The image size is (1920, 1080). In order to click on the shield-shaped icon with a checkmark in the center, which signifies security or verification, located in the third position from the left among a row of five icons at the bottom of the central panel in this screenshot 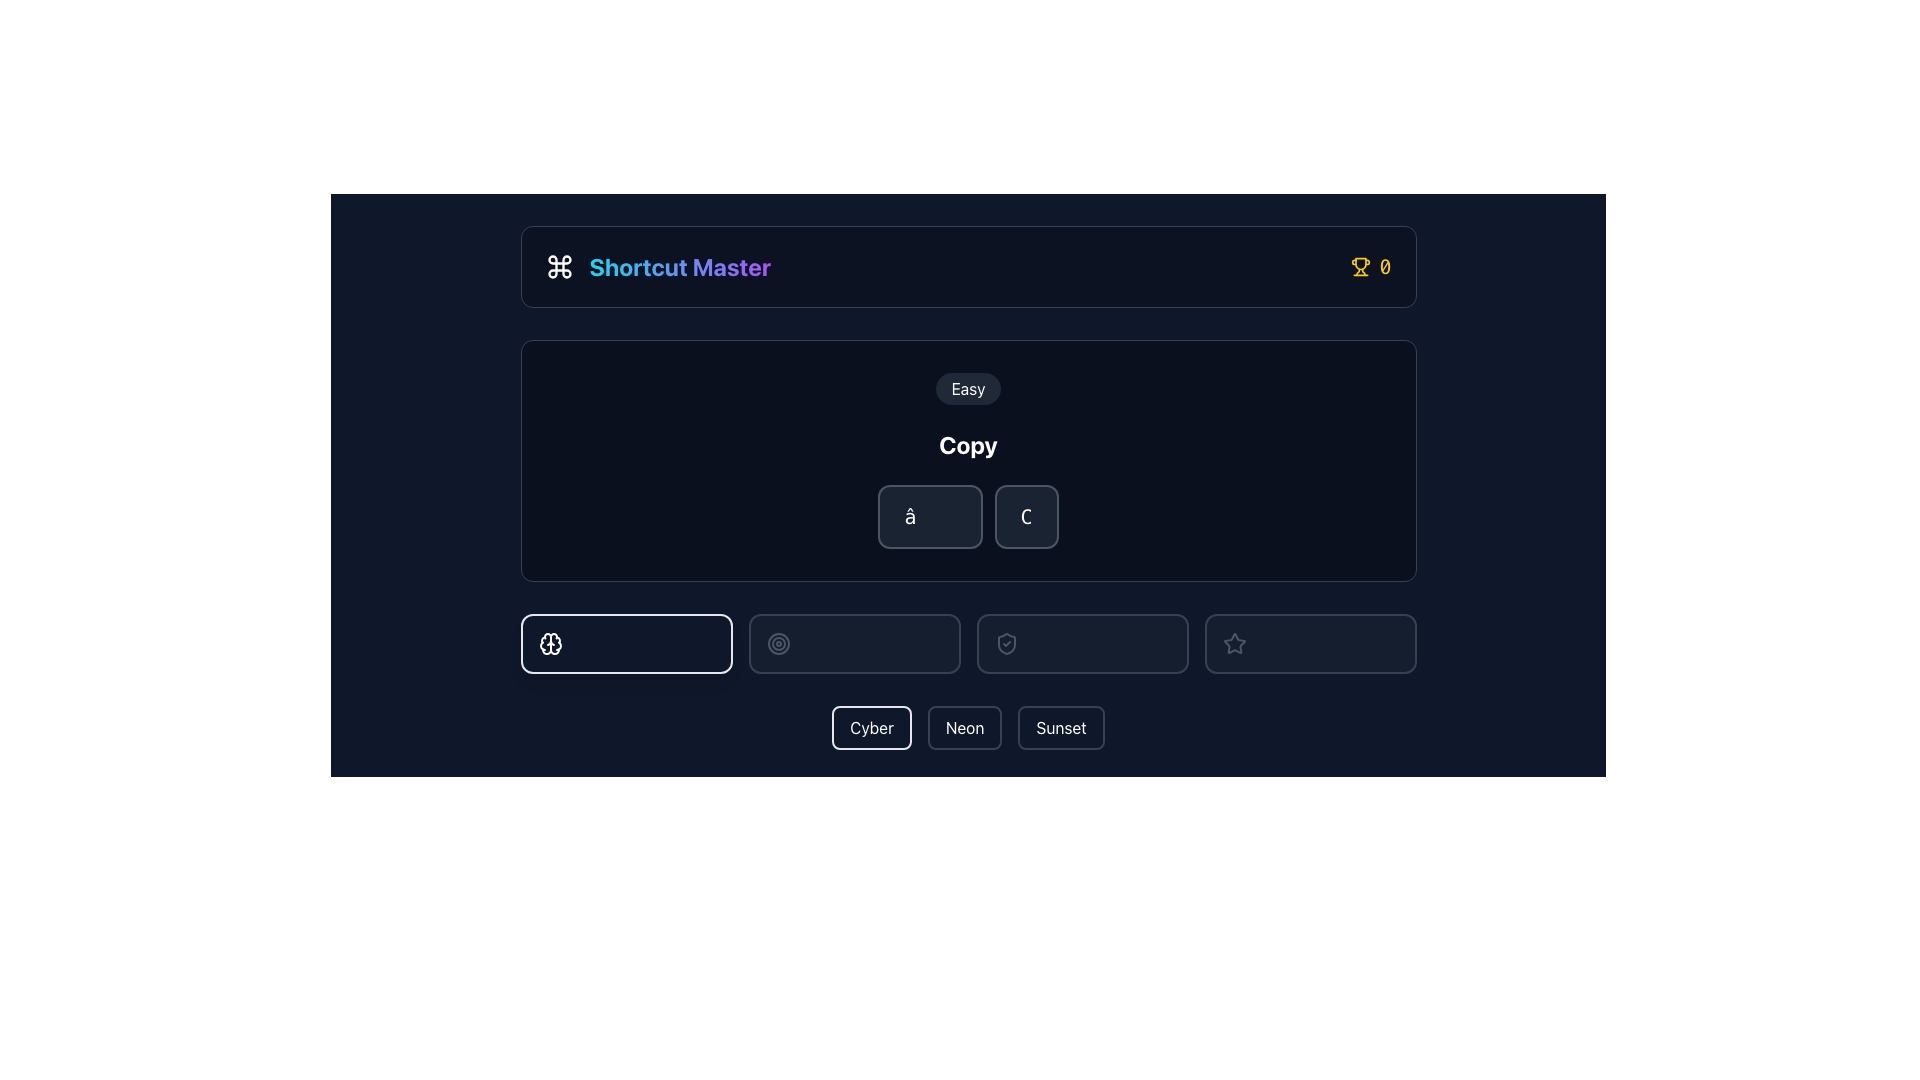, I will do `click(1006, 644)`.